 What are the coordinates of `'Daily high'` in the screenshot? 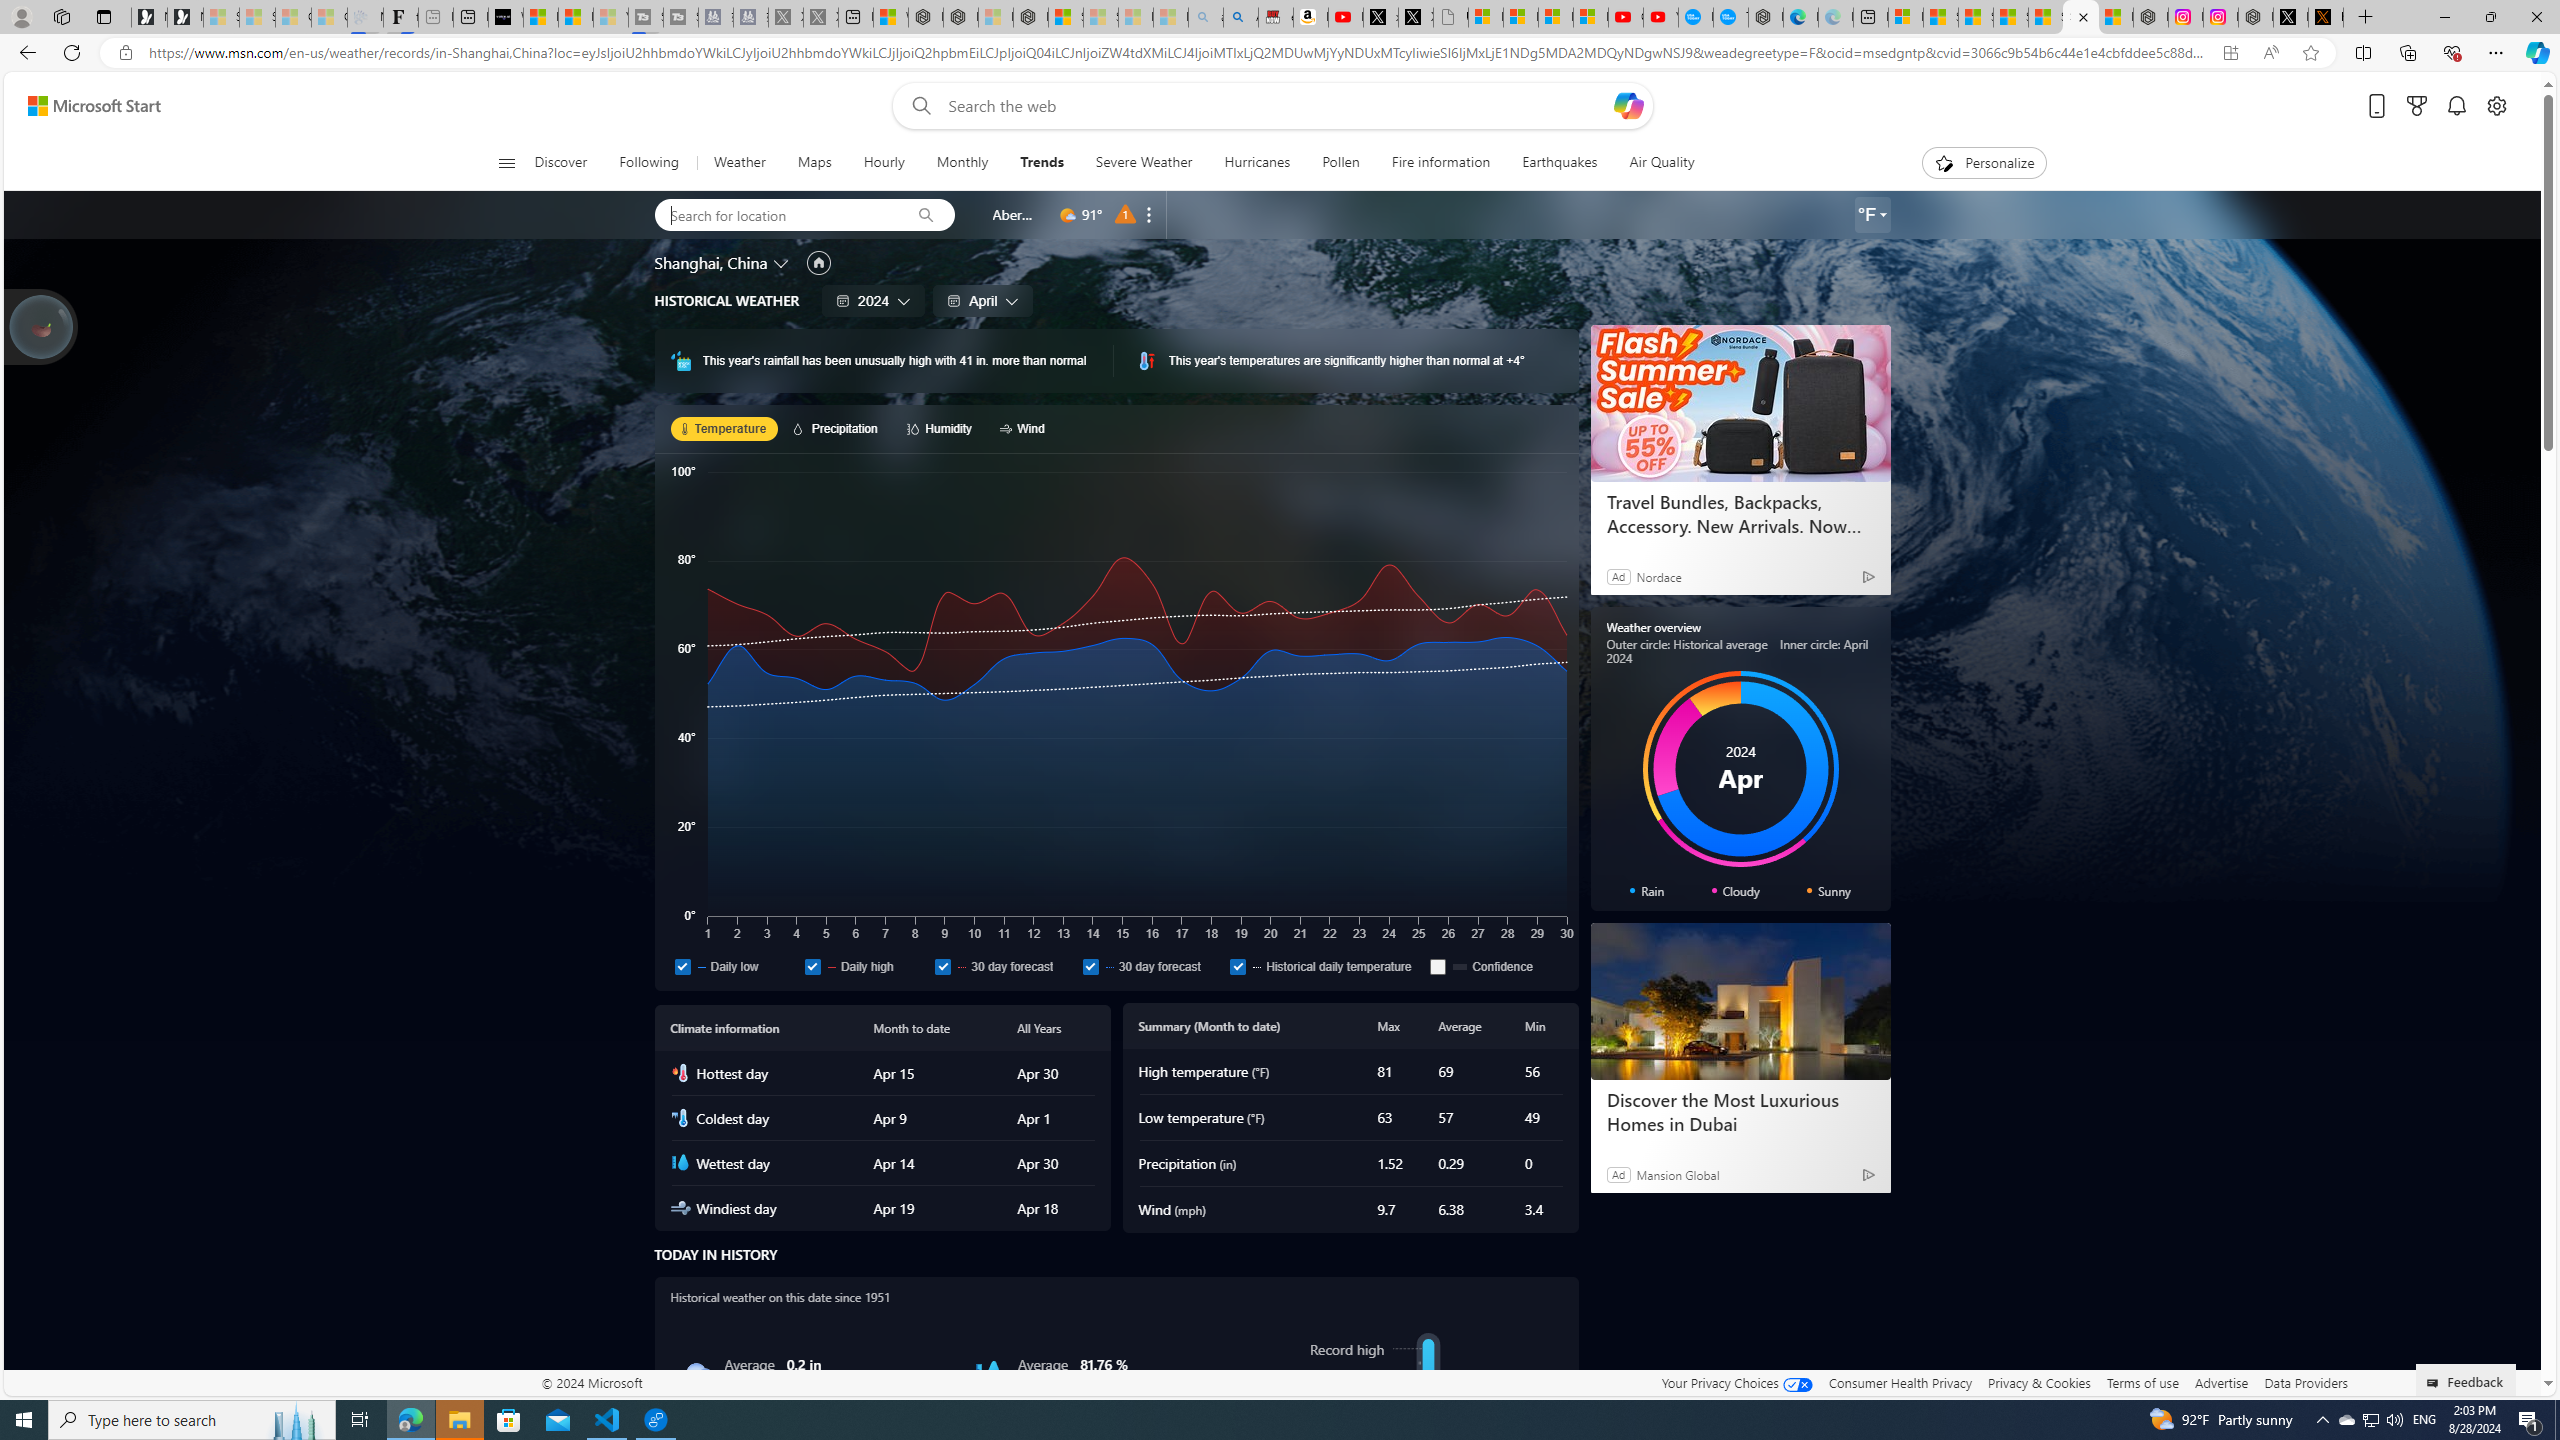 It's located at (864, 965).